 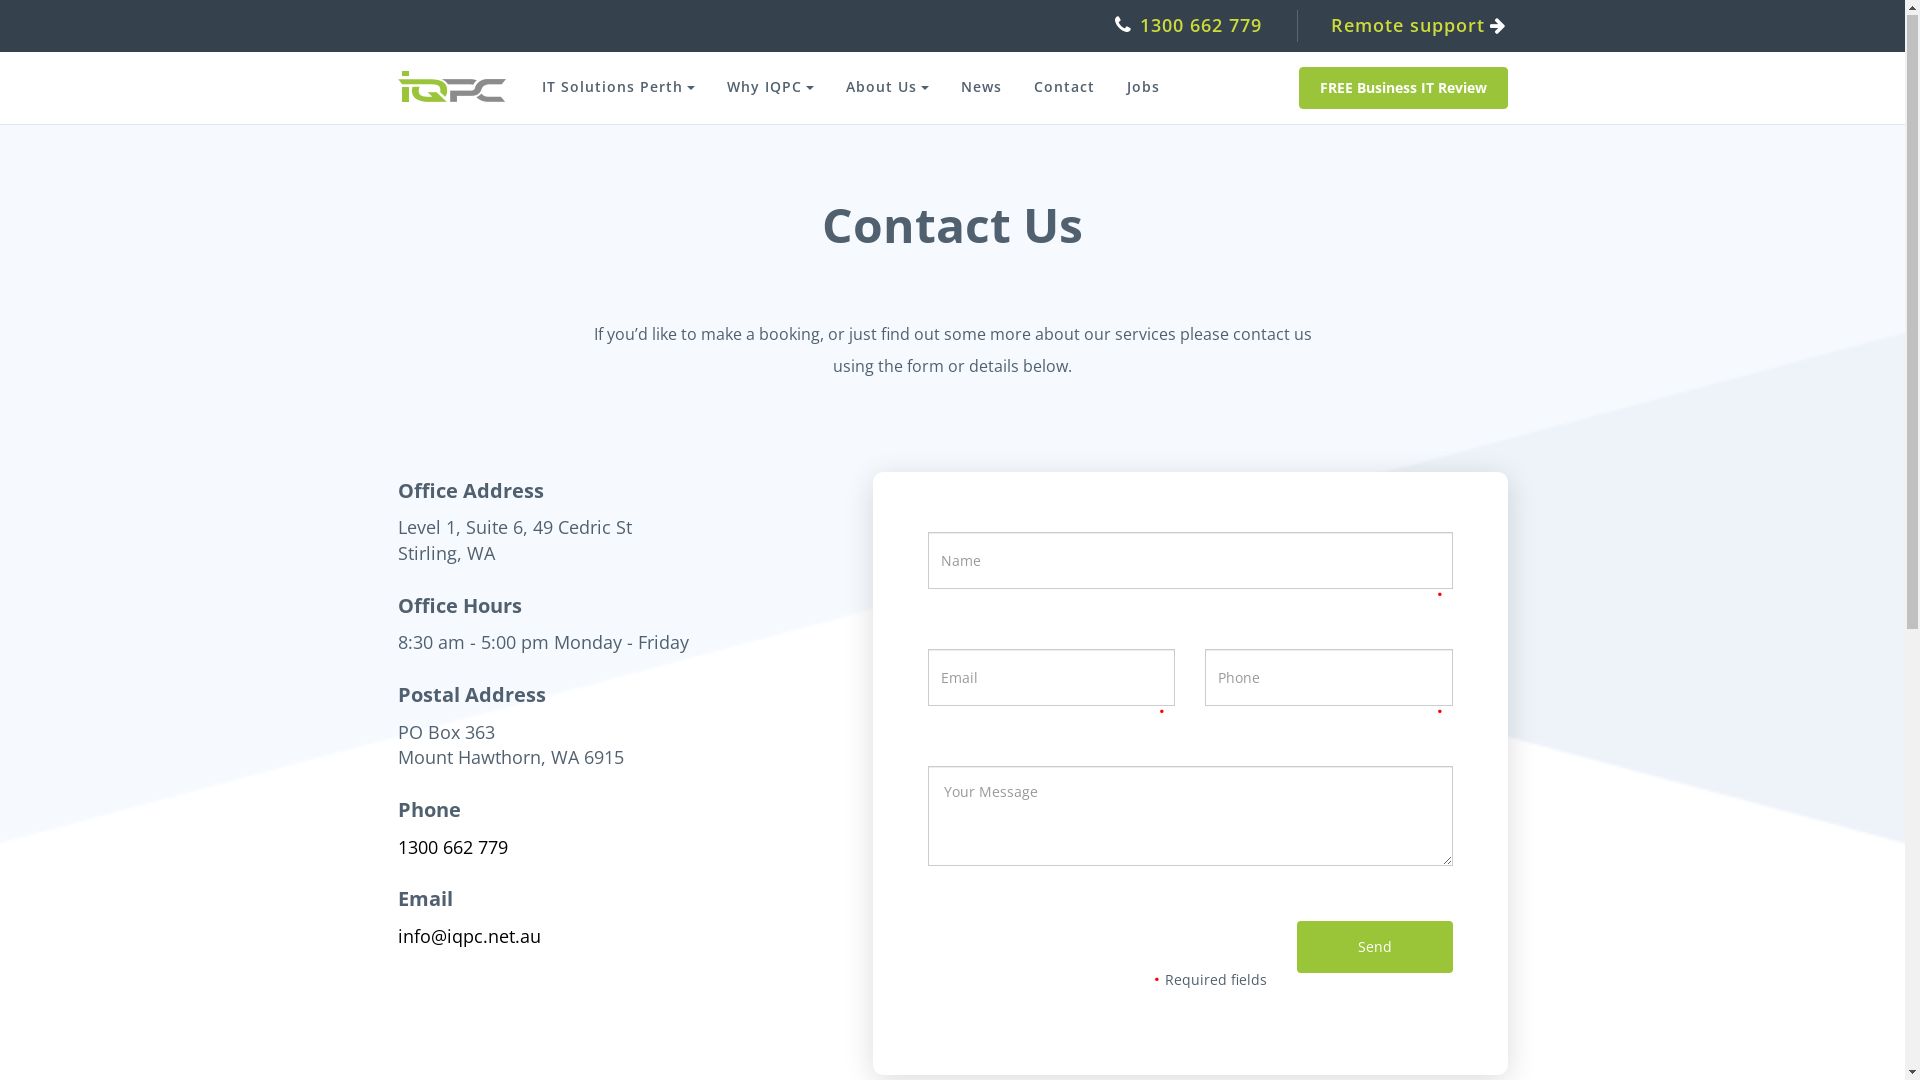 I want to click on 'About Us', so click(x=844, y=87).